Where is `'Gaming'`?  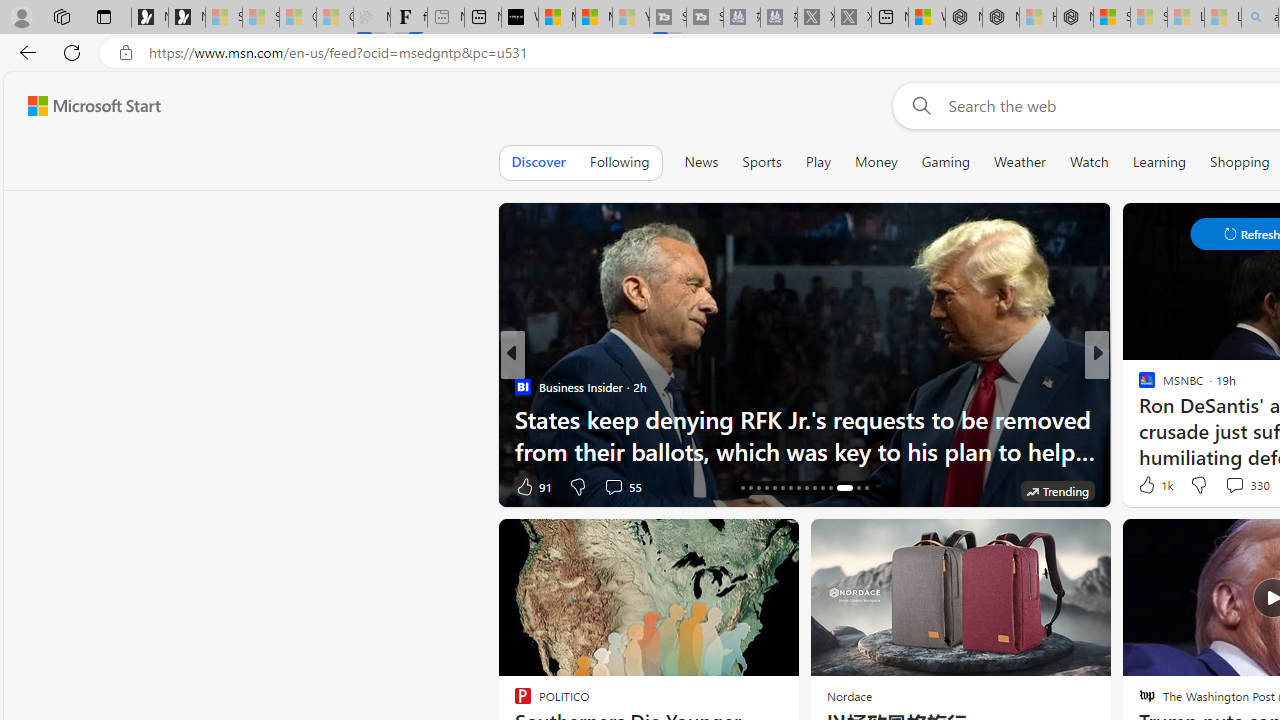 'Gaming' is located at coordinates (944, 161).